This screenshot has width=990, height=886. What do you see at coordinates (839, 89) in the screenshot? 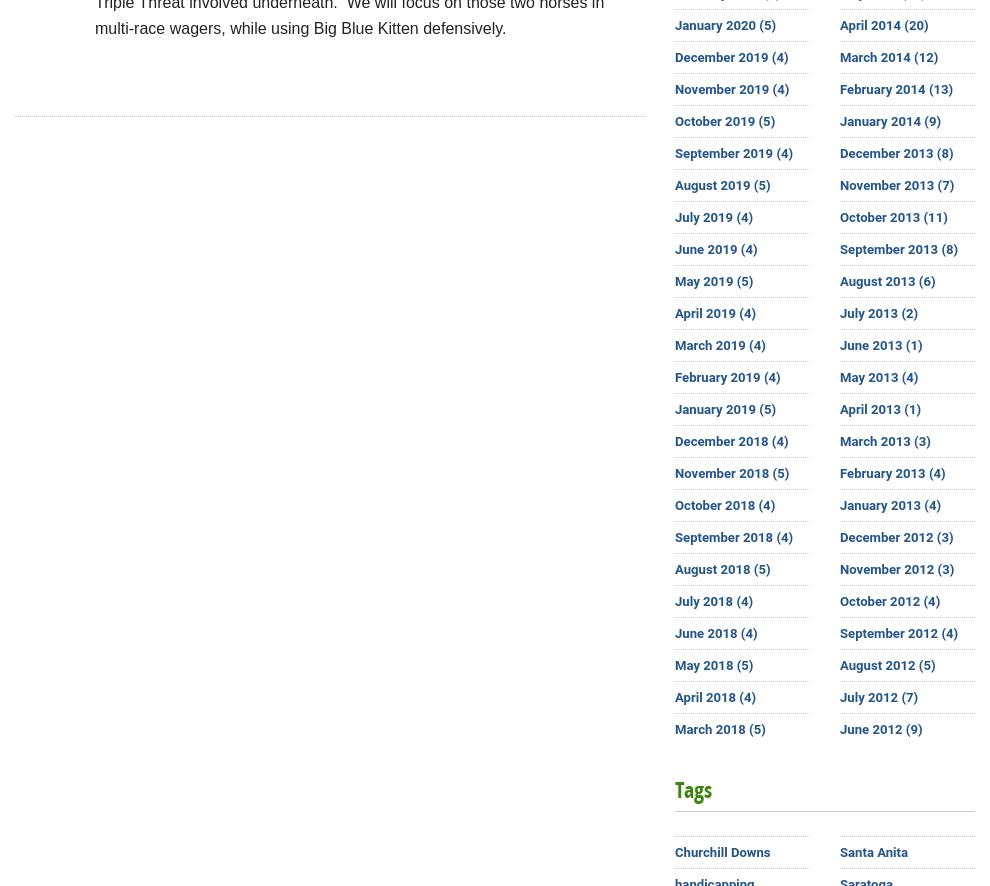
I see `'February 2014 (13)'` at bounding box center [839, 89].